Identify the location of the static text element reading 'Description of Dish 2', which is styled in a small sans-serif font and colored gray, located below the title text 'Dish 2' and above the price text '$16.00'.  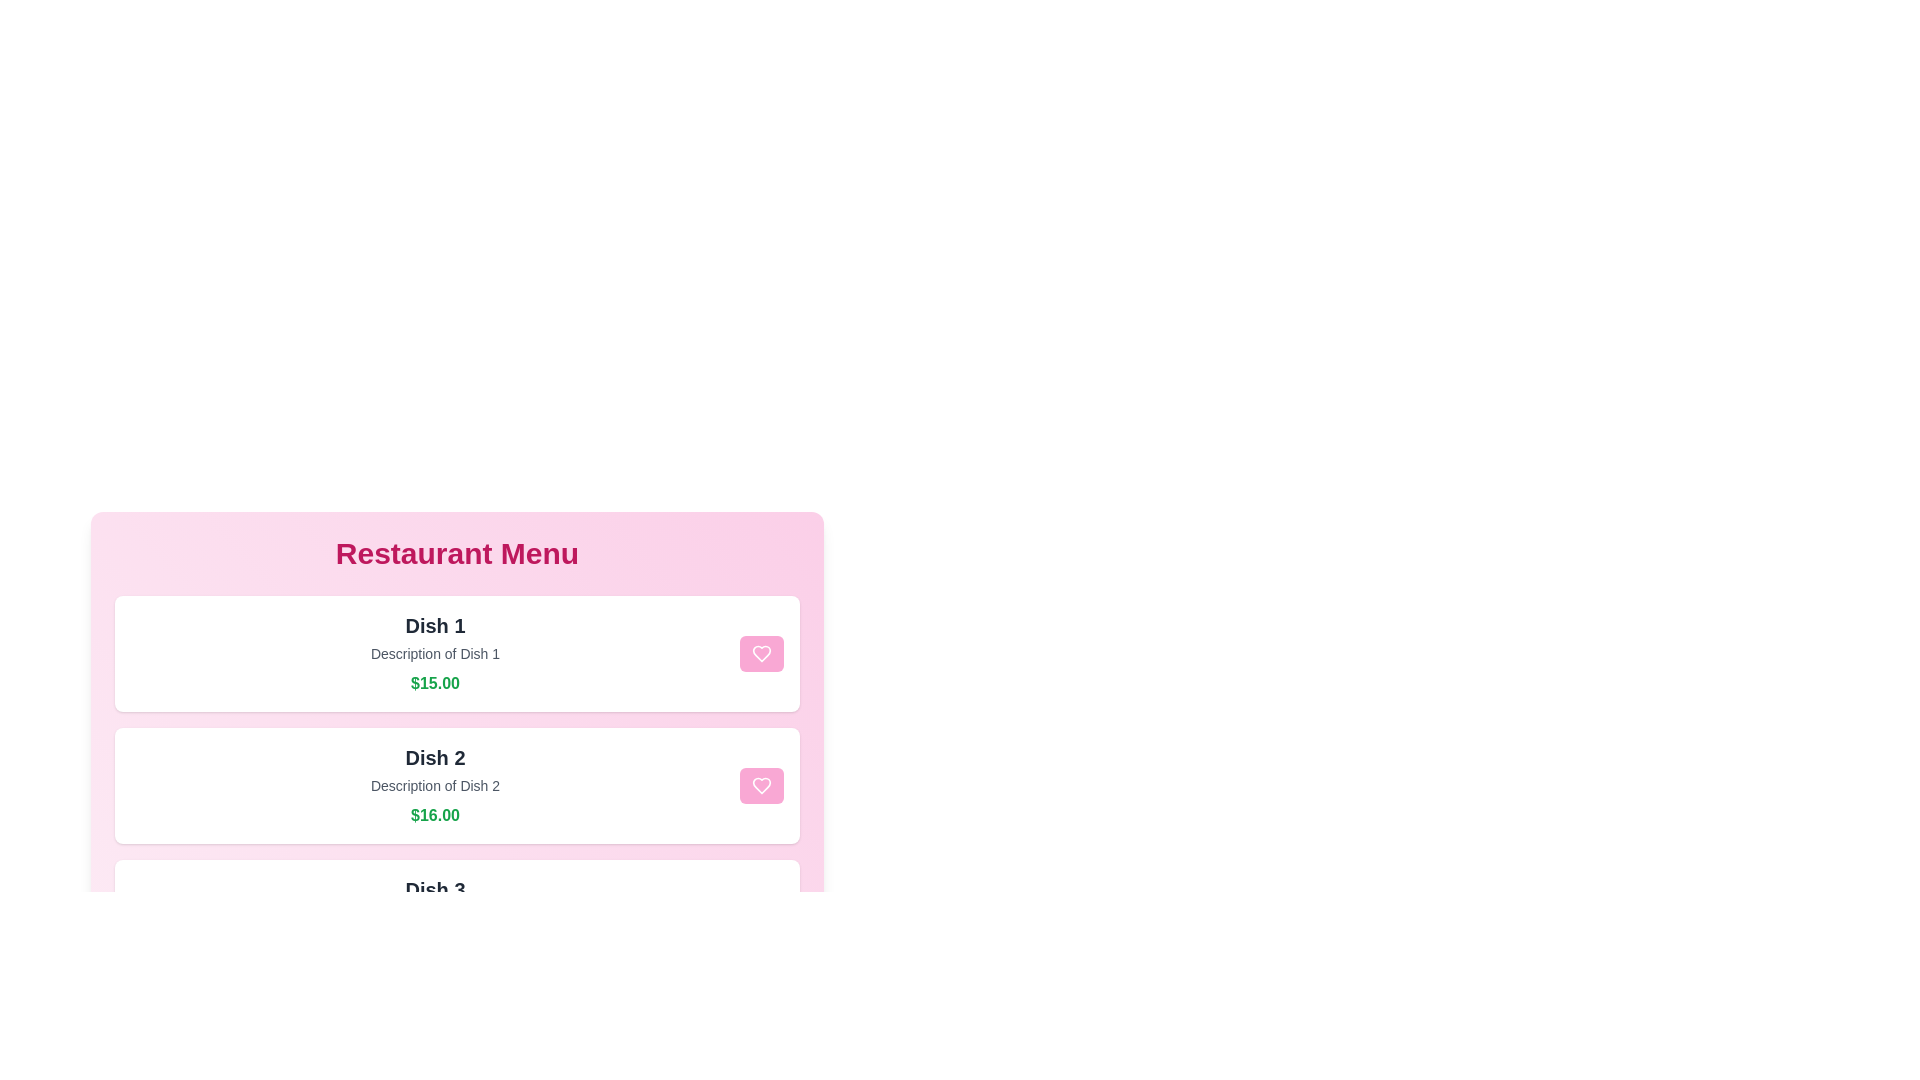
(434, 785).